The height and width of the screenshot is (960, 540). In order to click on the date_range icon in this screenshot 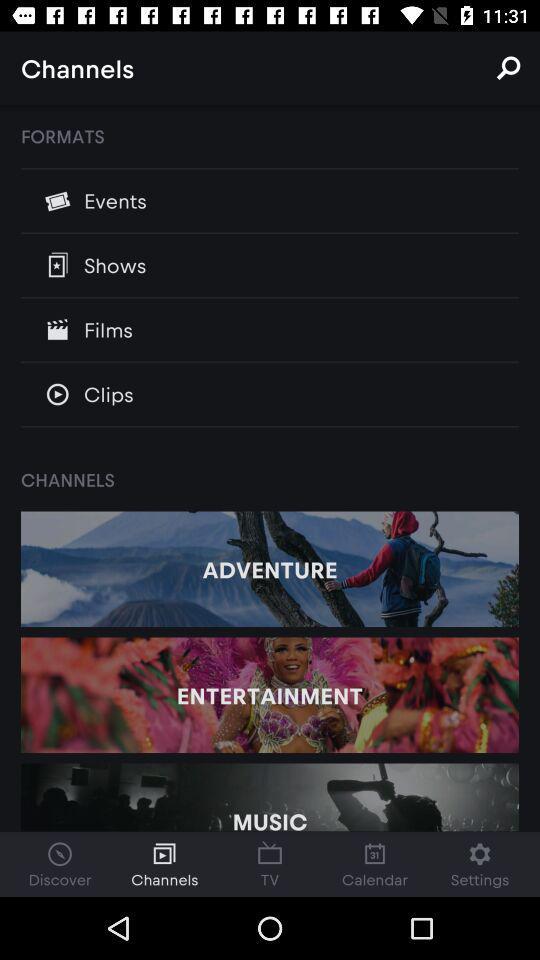, I will do `click(270, 863)`.